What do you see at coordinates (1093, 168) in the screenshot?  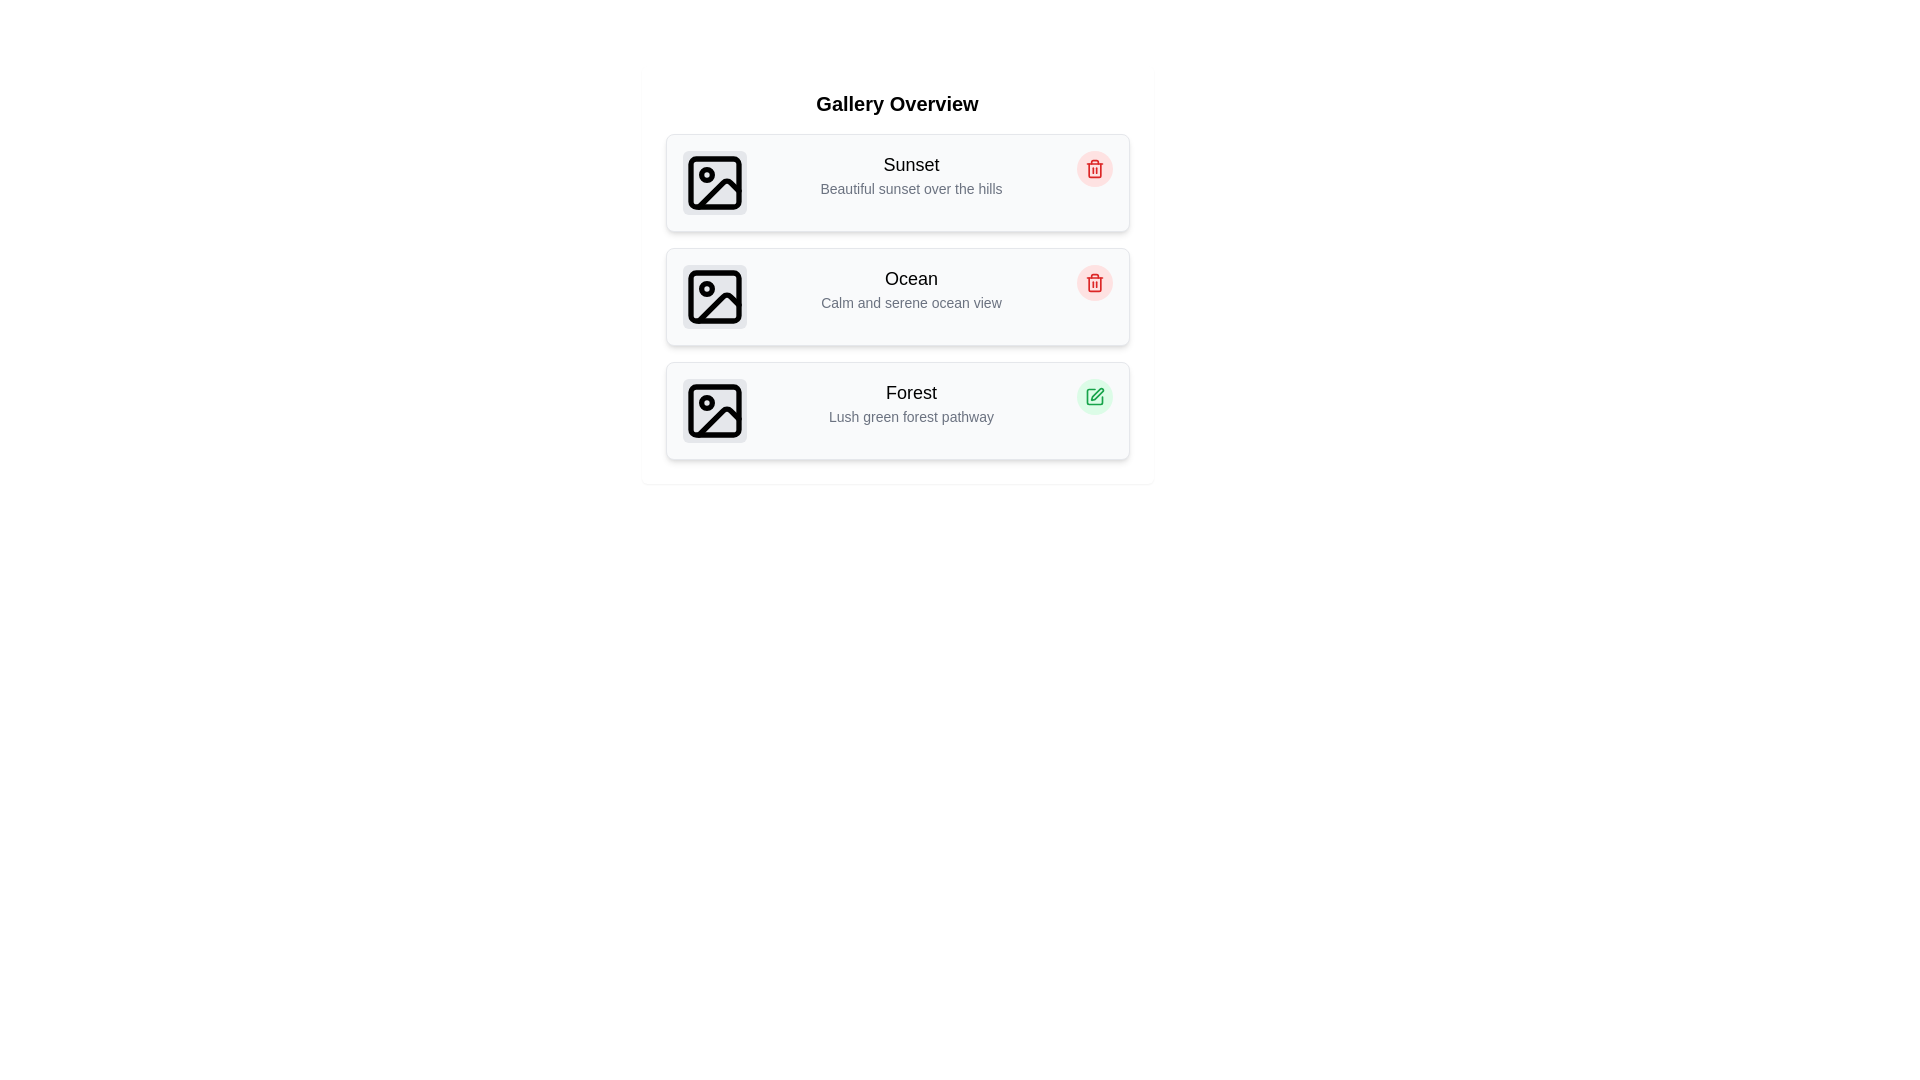 I see `the state indicator of the item Sunset` at bounding box center [1093, 168].